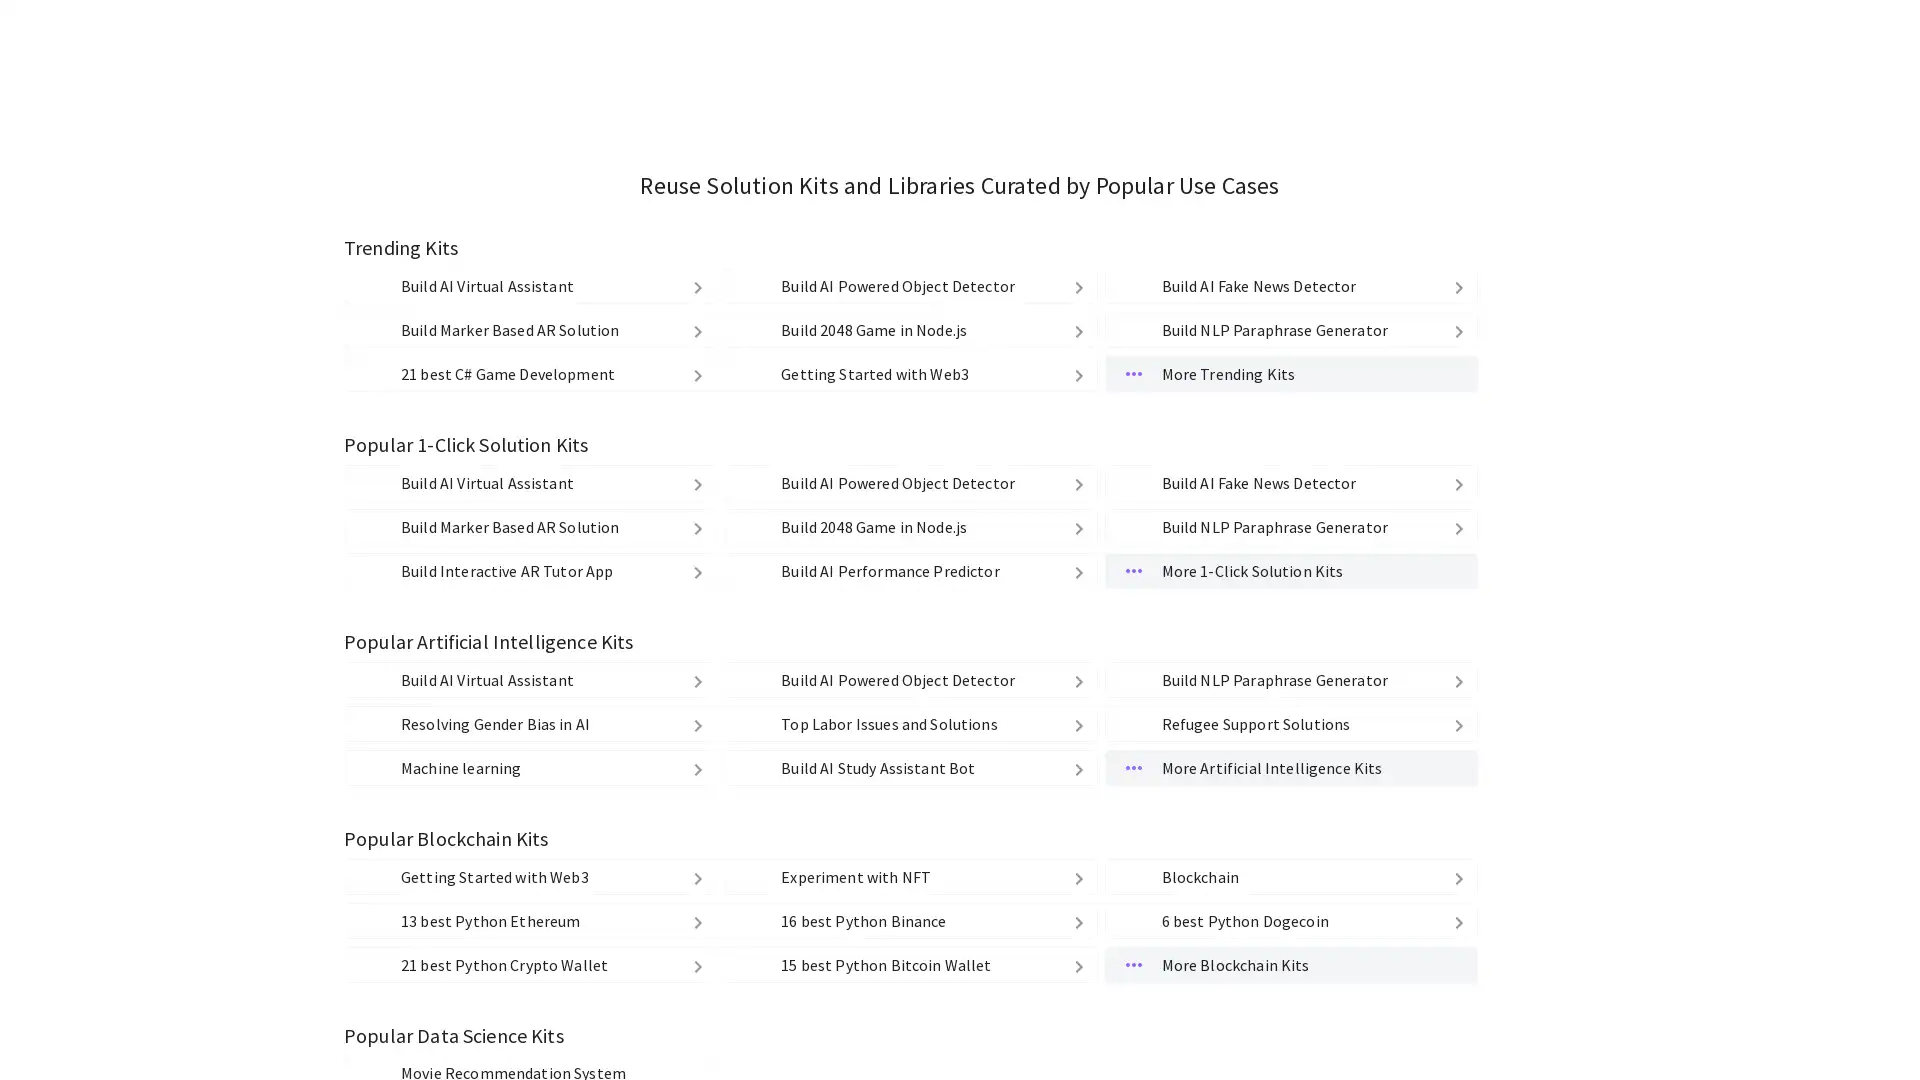 The width and height of the screenshot is (1920, 1080). Describe the element at coordinates (704, 501) in the screenshot. I see `Python Python` at that location.